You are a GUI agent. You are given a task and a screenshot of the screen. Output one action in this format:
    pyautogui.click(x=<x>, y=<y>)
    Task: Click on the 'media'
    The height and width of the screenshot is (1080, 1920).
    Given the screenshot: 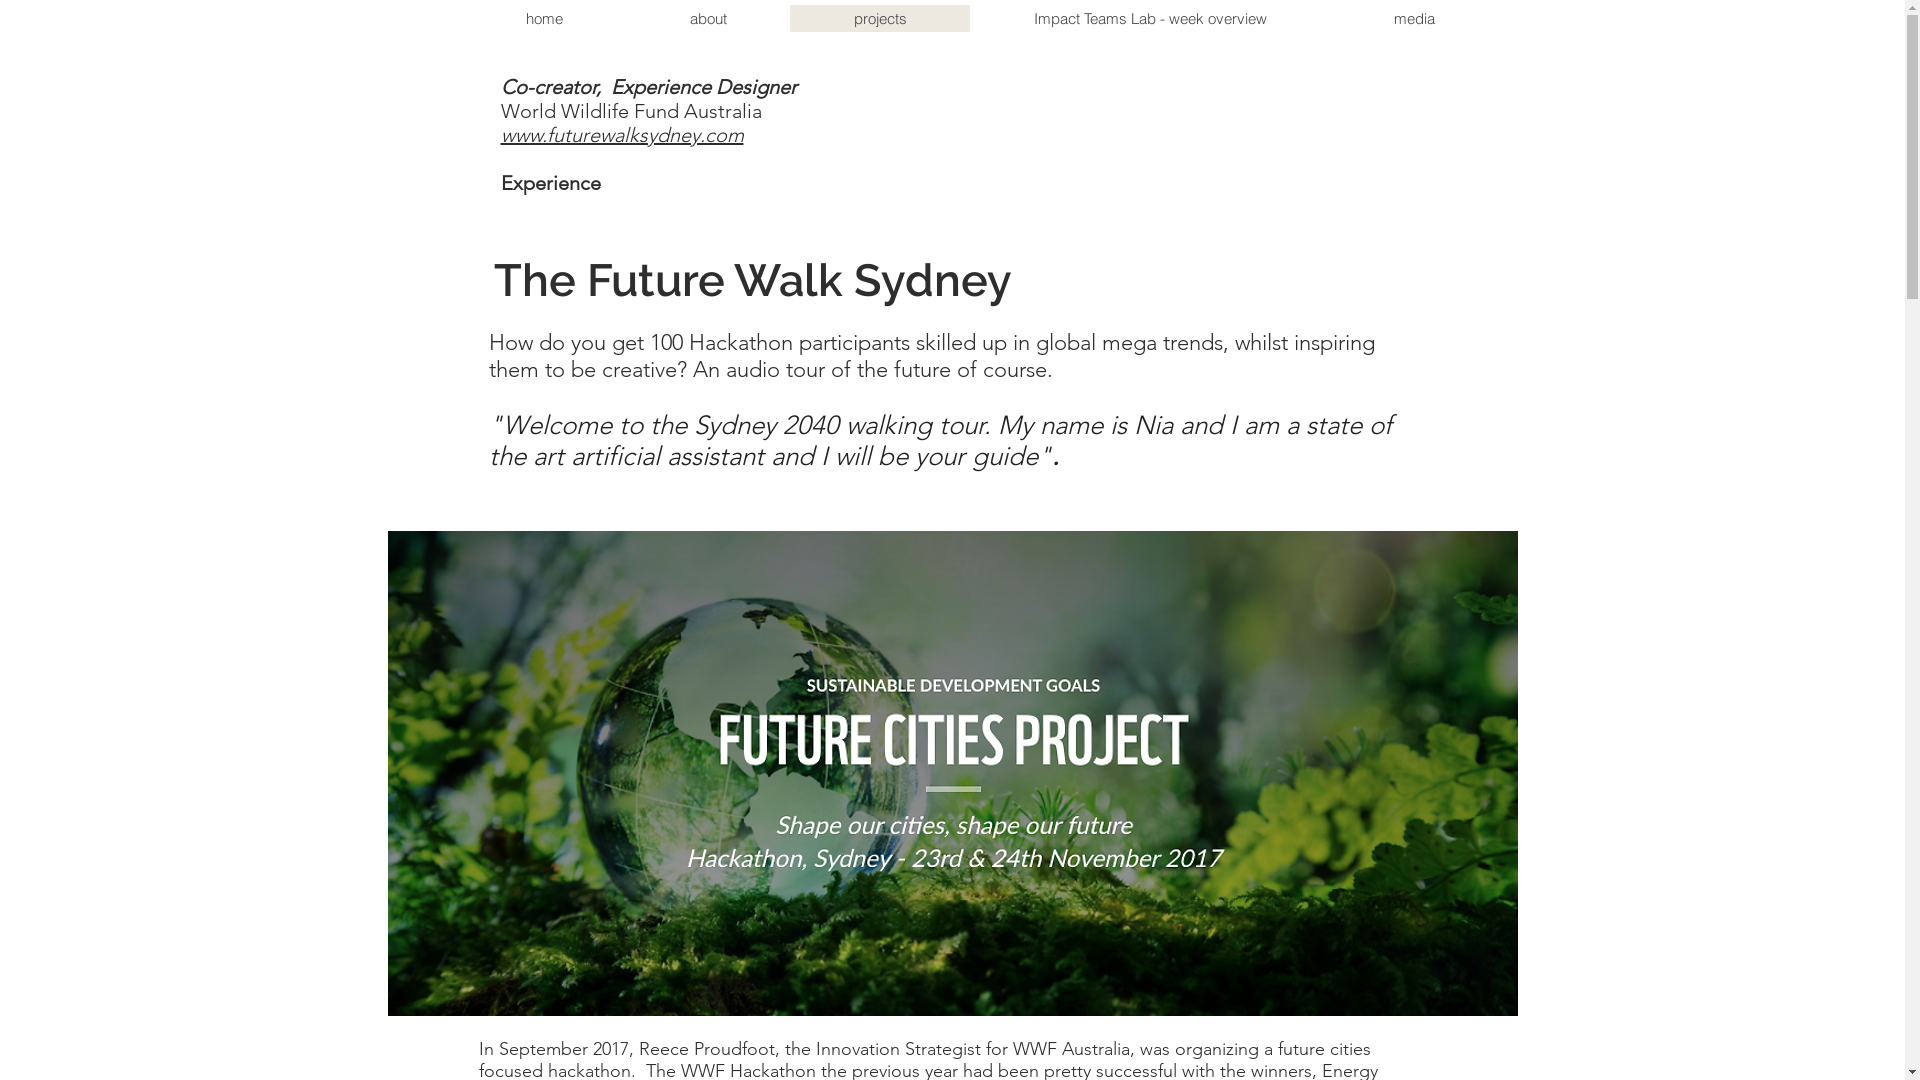 What is the action you would take?
    pyautogui.click(x=1413, y=18)
    